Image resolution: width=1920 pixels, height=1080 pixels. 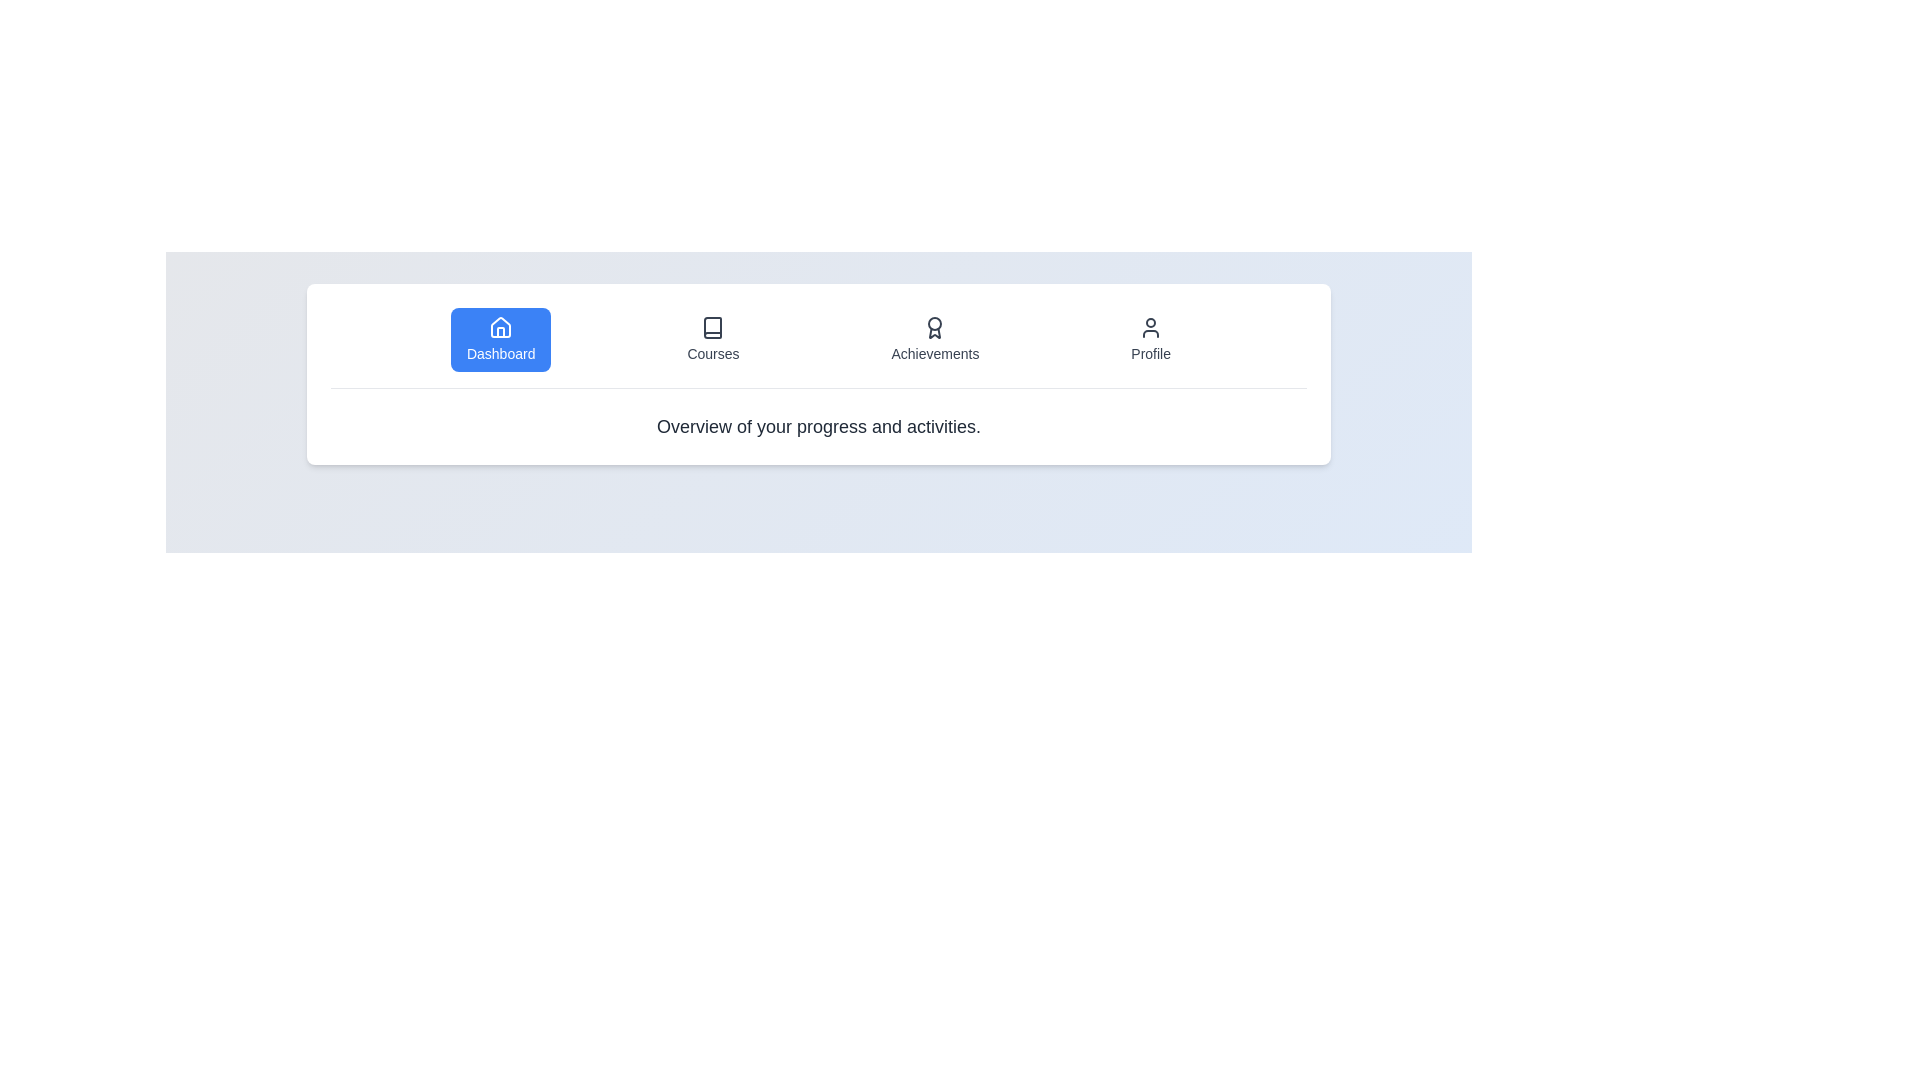 What do you see at coordinates (501, 326) in the screenshot?
I see `the 'Dashboard' icon located in the first button of the horizontal navigation bar` at bounding box center [501, 326].